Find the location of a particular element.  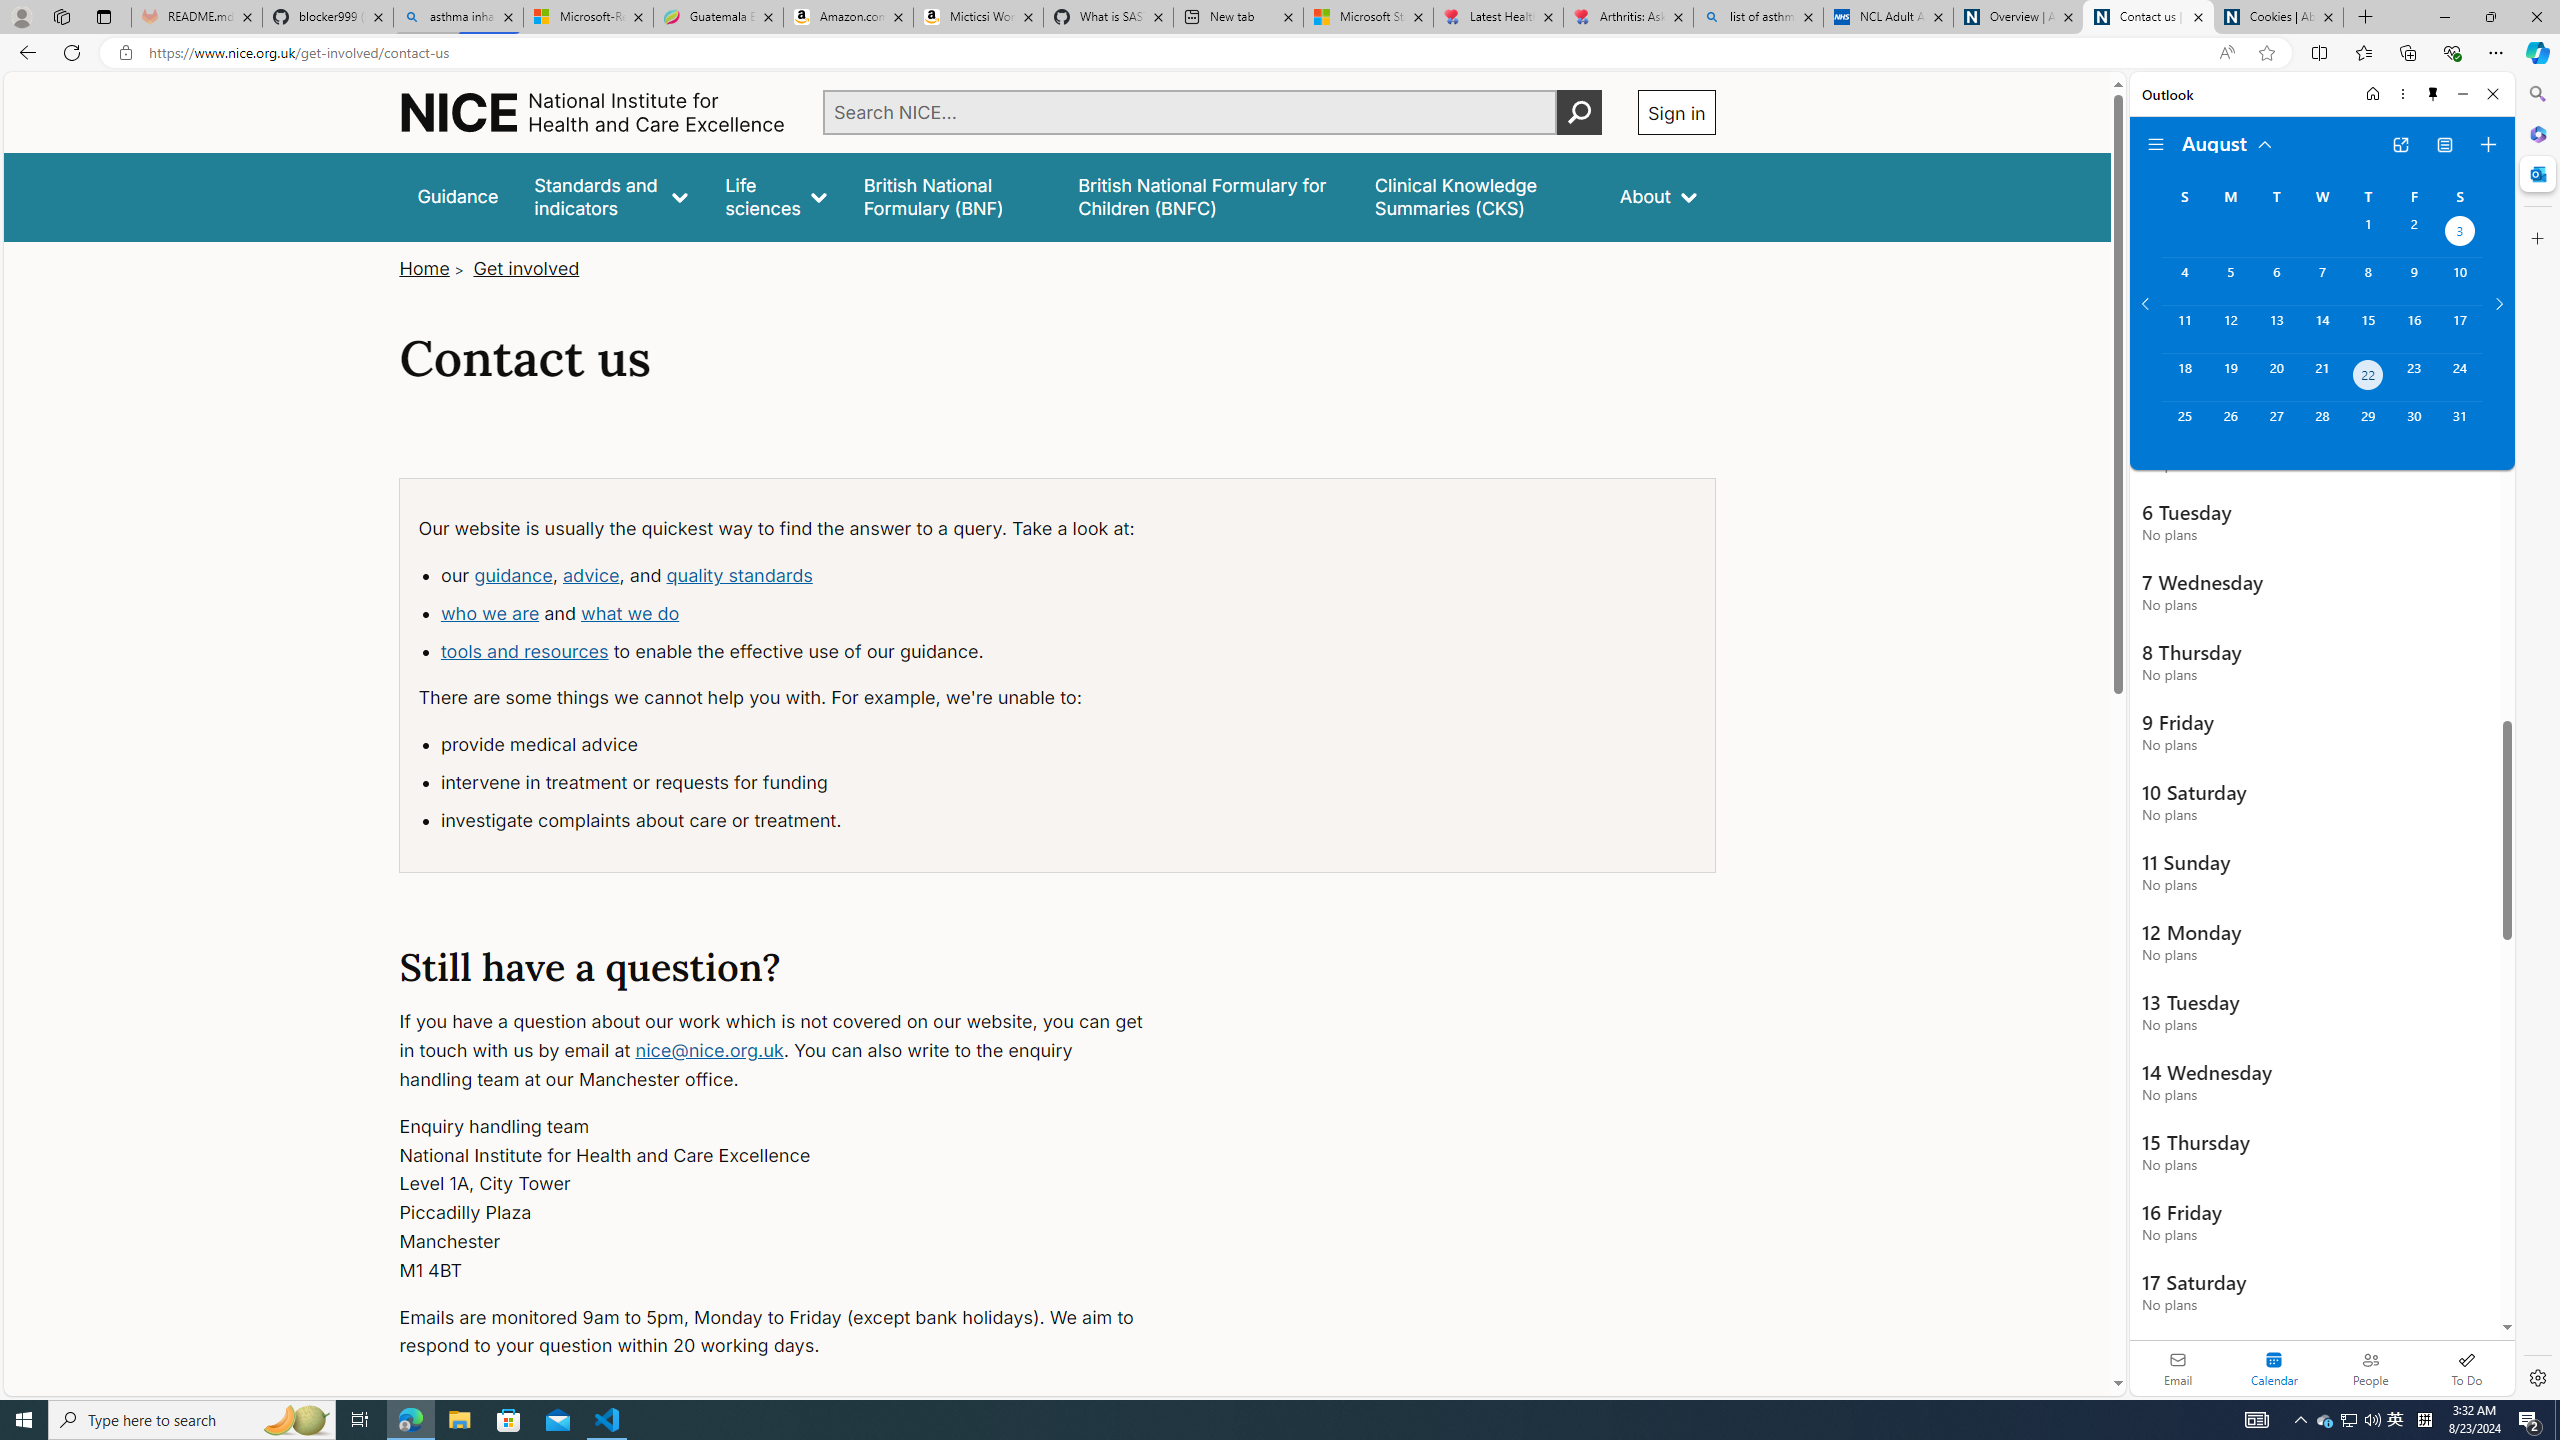

'Saturday, August 24, 2024. ' is located at coordinates (2459, 376).